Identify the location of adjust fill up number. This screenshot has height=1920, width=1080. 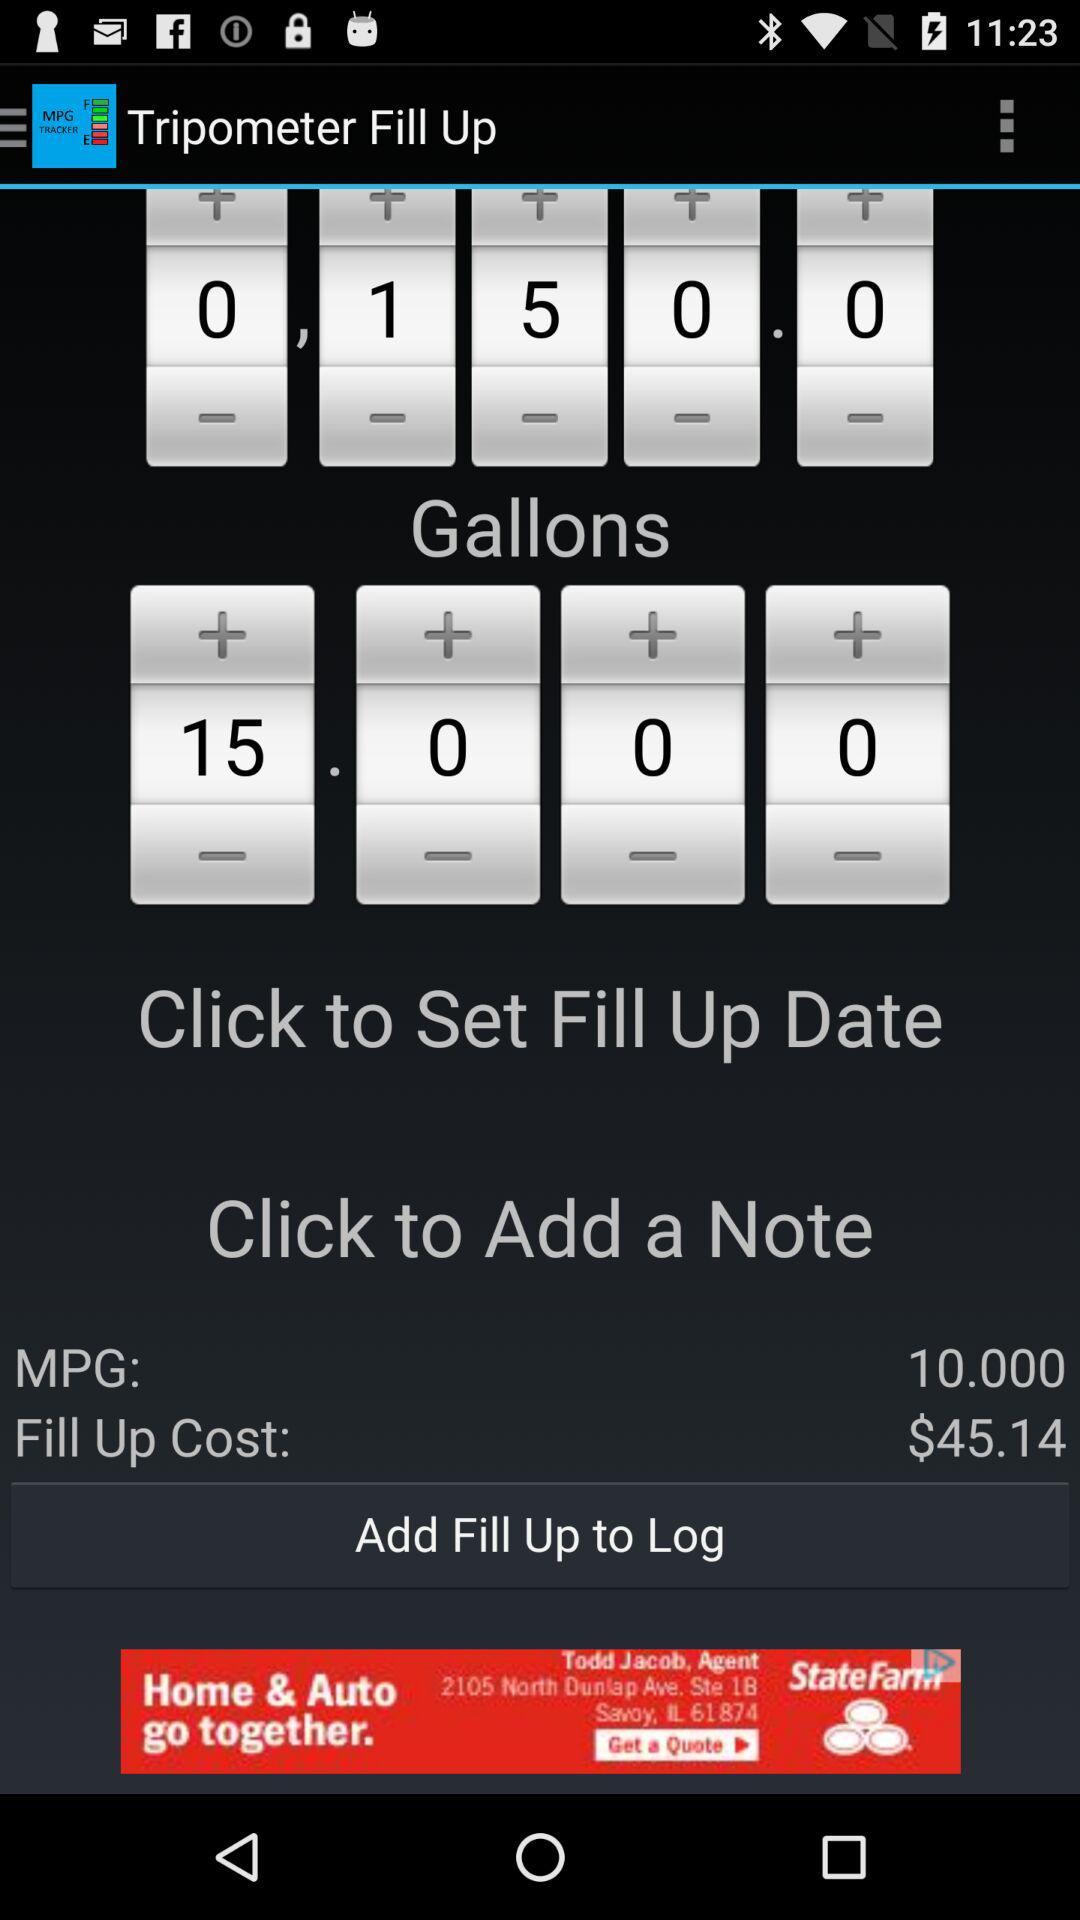
(538, 419).